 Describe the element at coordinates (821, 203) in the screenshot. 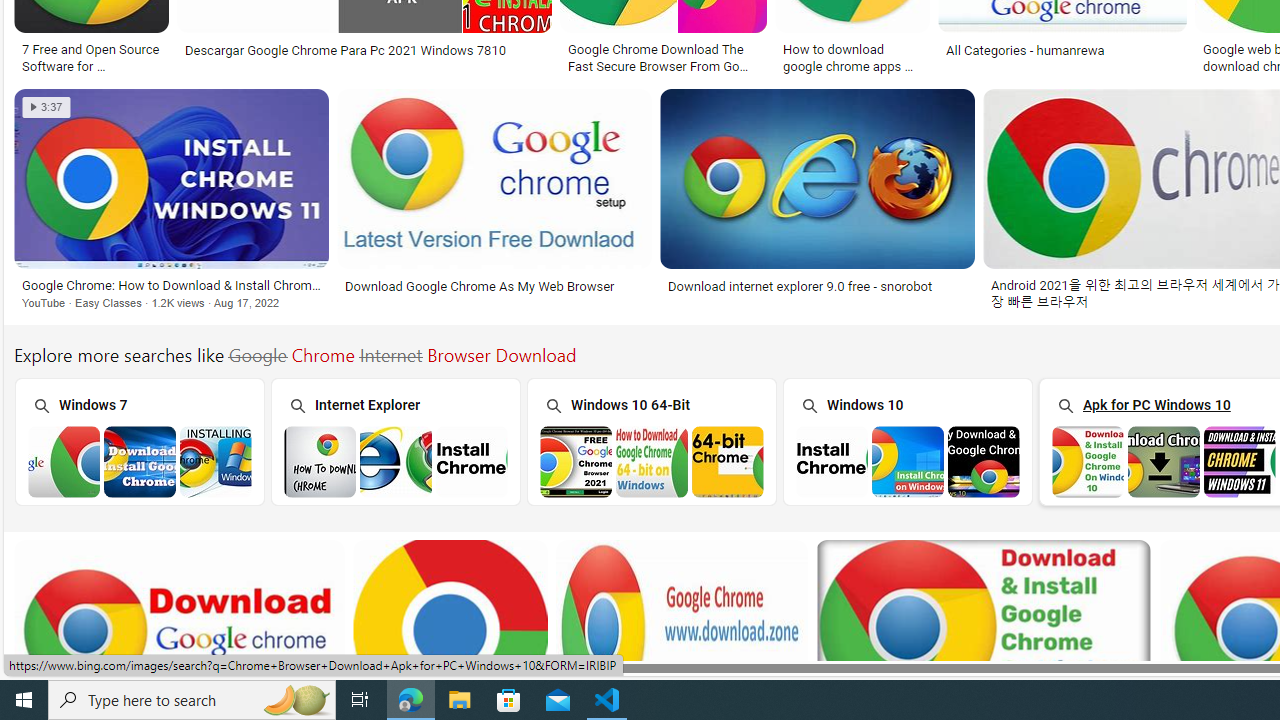

I see `'Download internet explorer 9.0 free - snorobotSave'` at that location.